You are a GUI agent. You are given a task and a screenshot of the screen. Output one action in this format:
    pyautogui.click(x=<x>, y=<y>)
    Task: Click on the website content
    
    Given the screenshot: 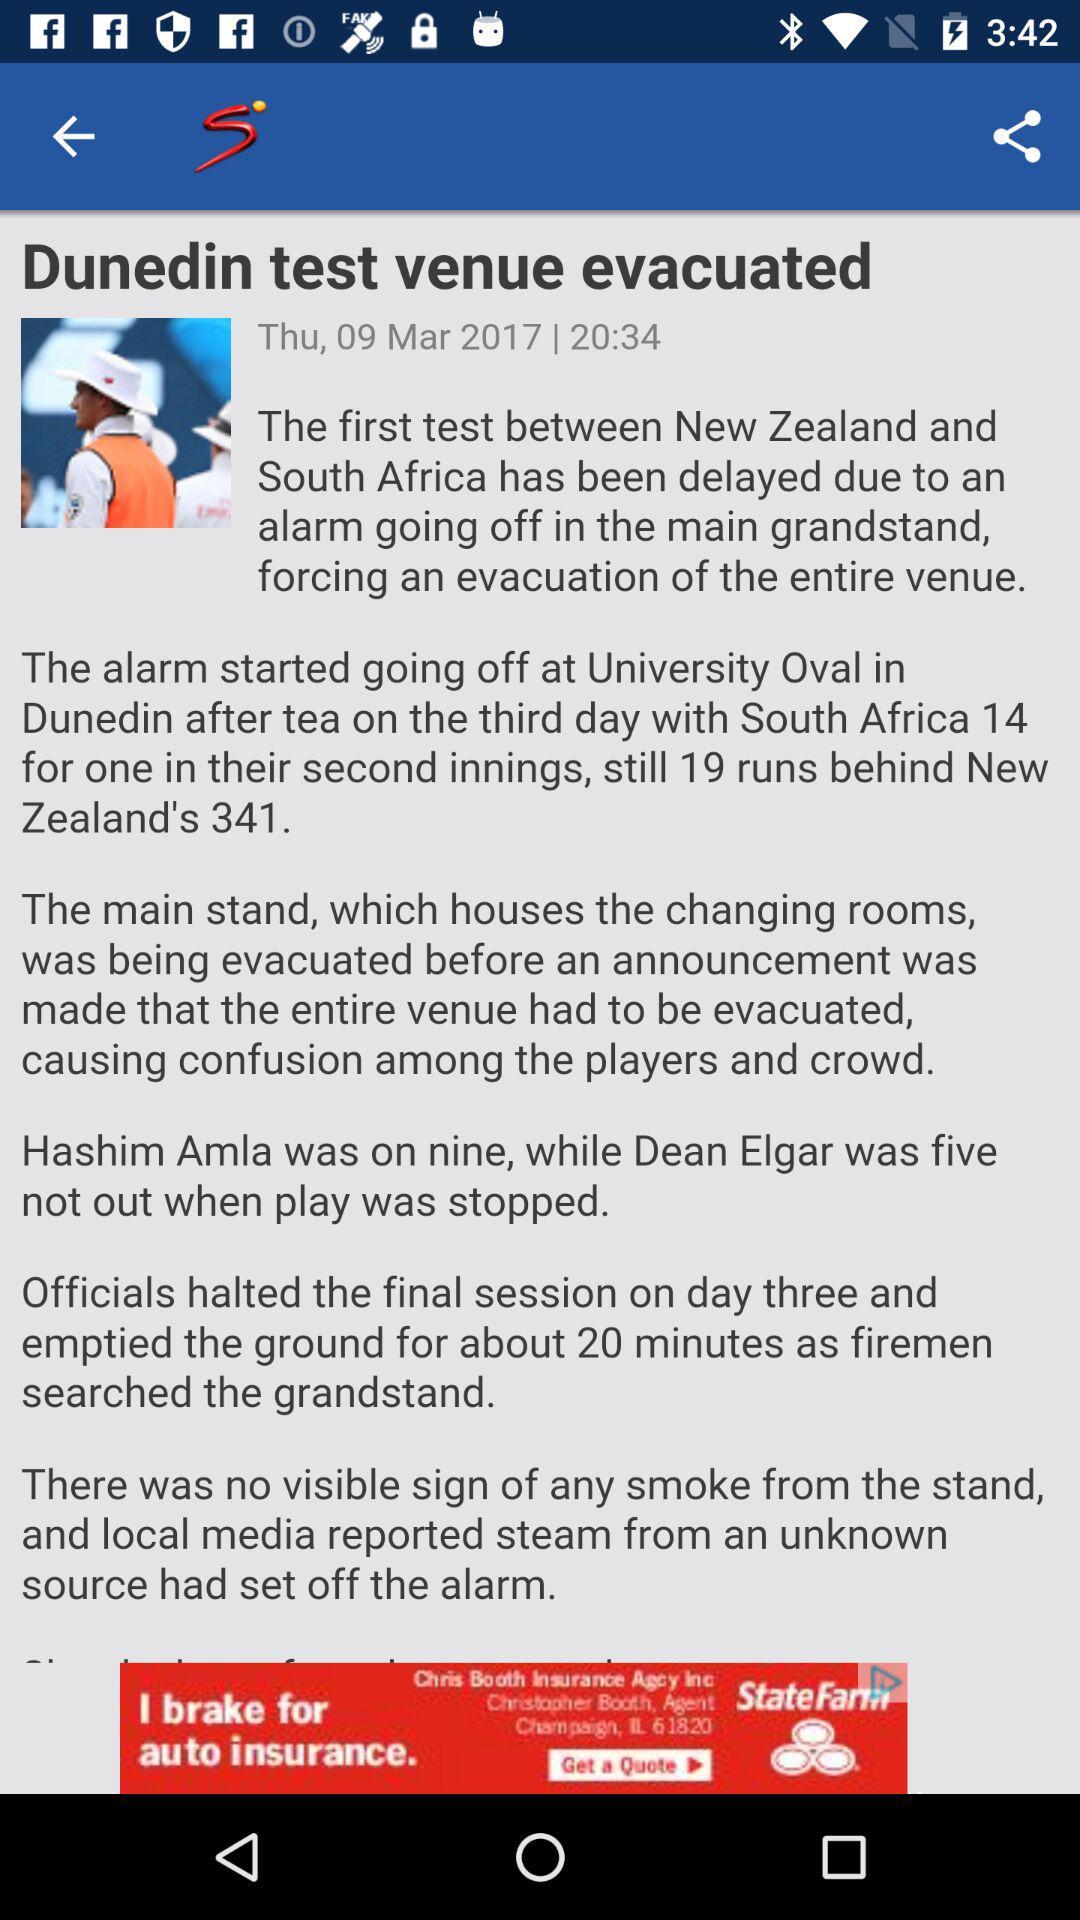 What is the action you would take?
    pyautogui.click(x=540, y=935)
    